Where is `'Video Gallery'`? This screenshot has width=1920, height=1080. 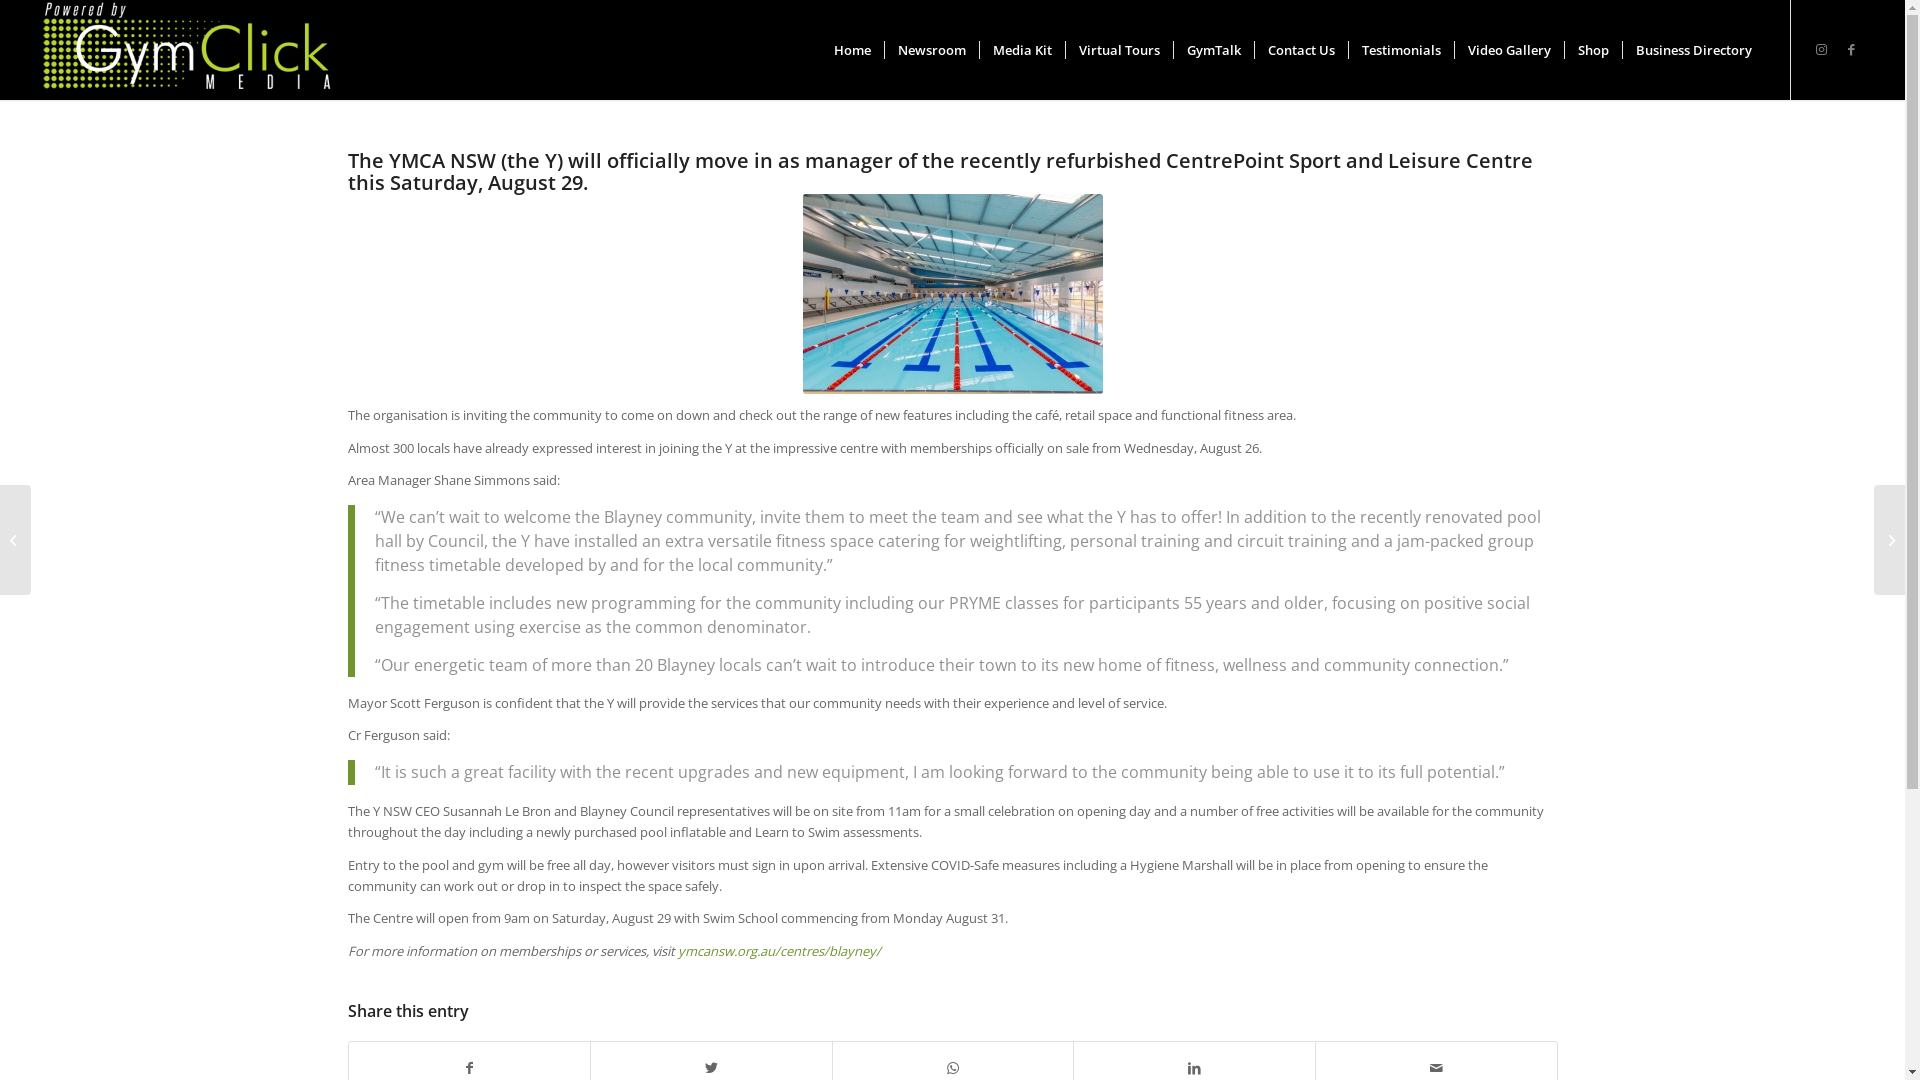 'Video Gallery' is located at coordinates (1508, 49).